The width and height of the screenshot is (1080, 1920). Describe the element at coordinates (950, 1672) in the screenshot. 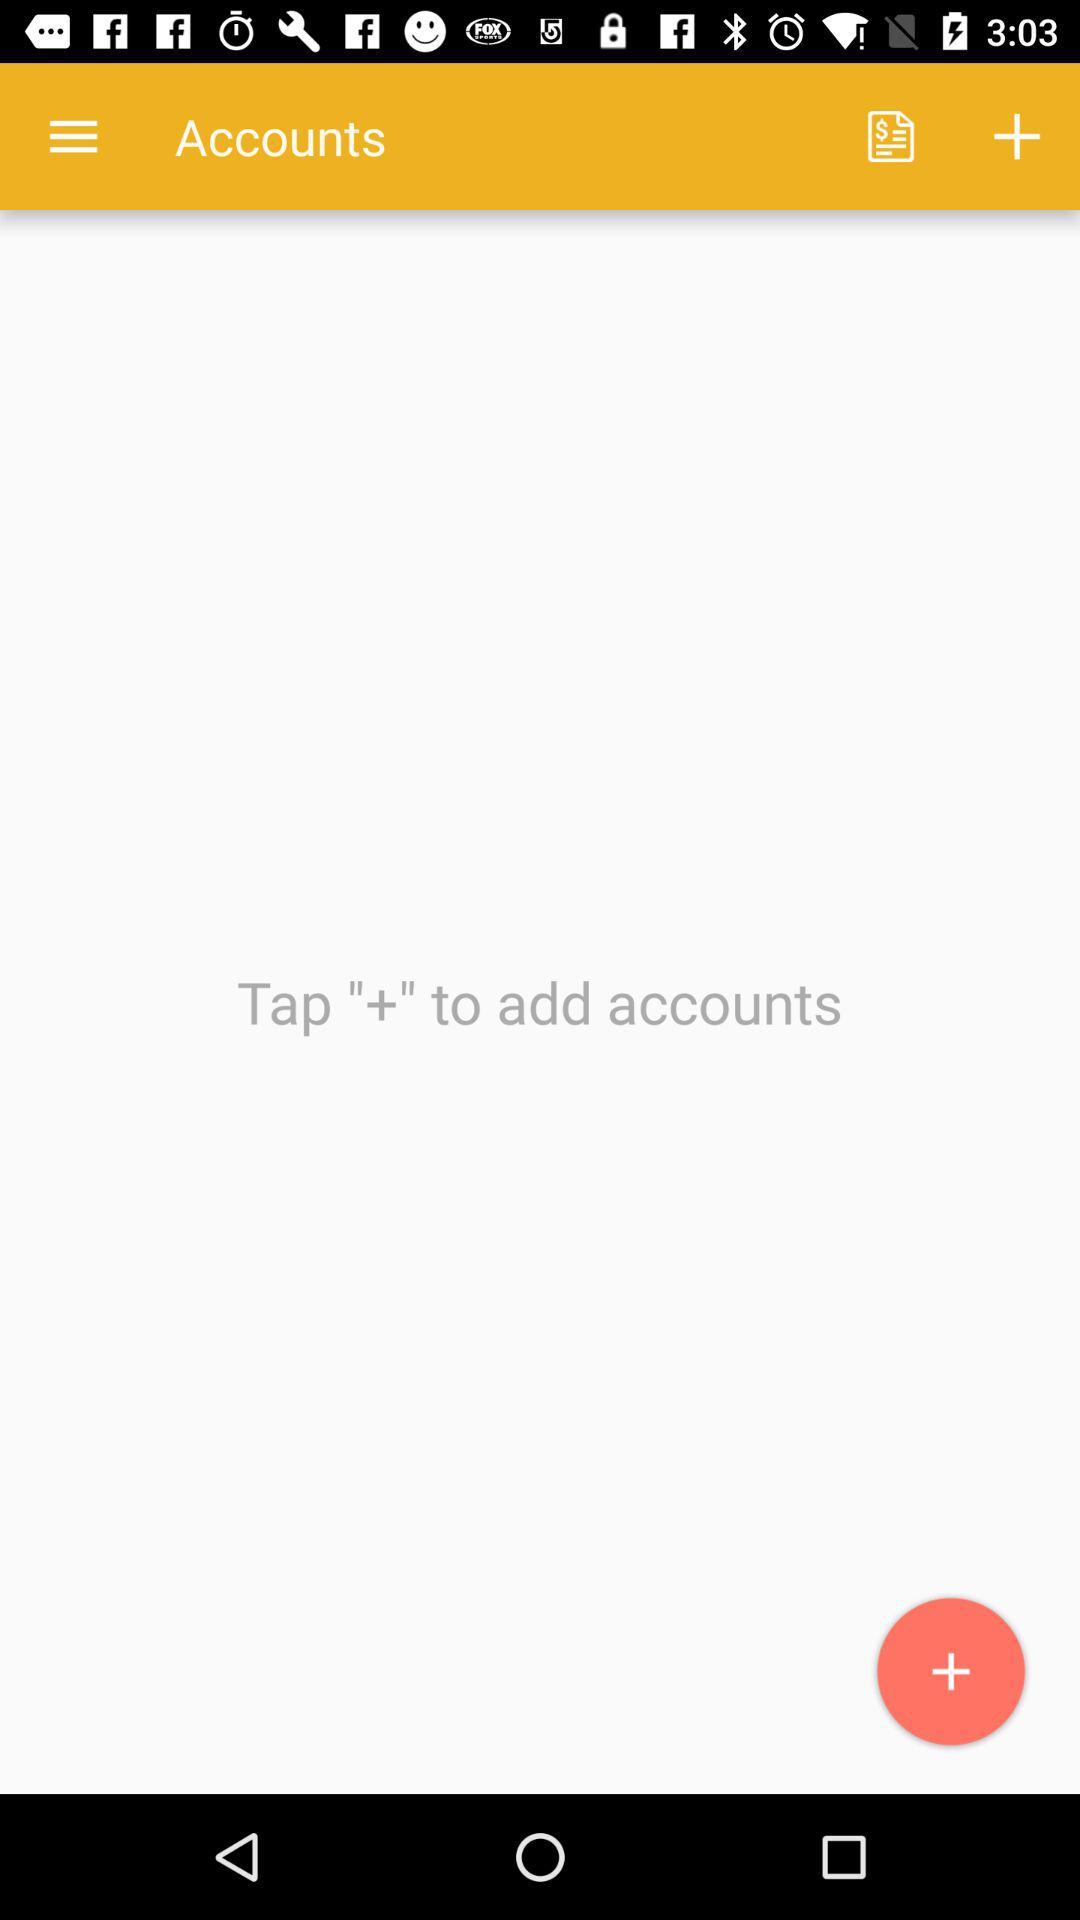

I see `icon at the bottom right corner` at that location.